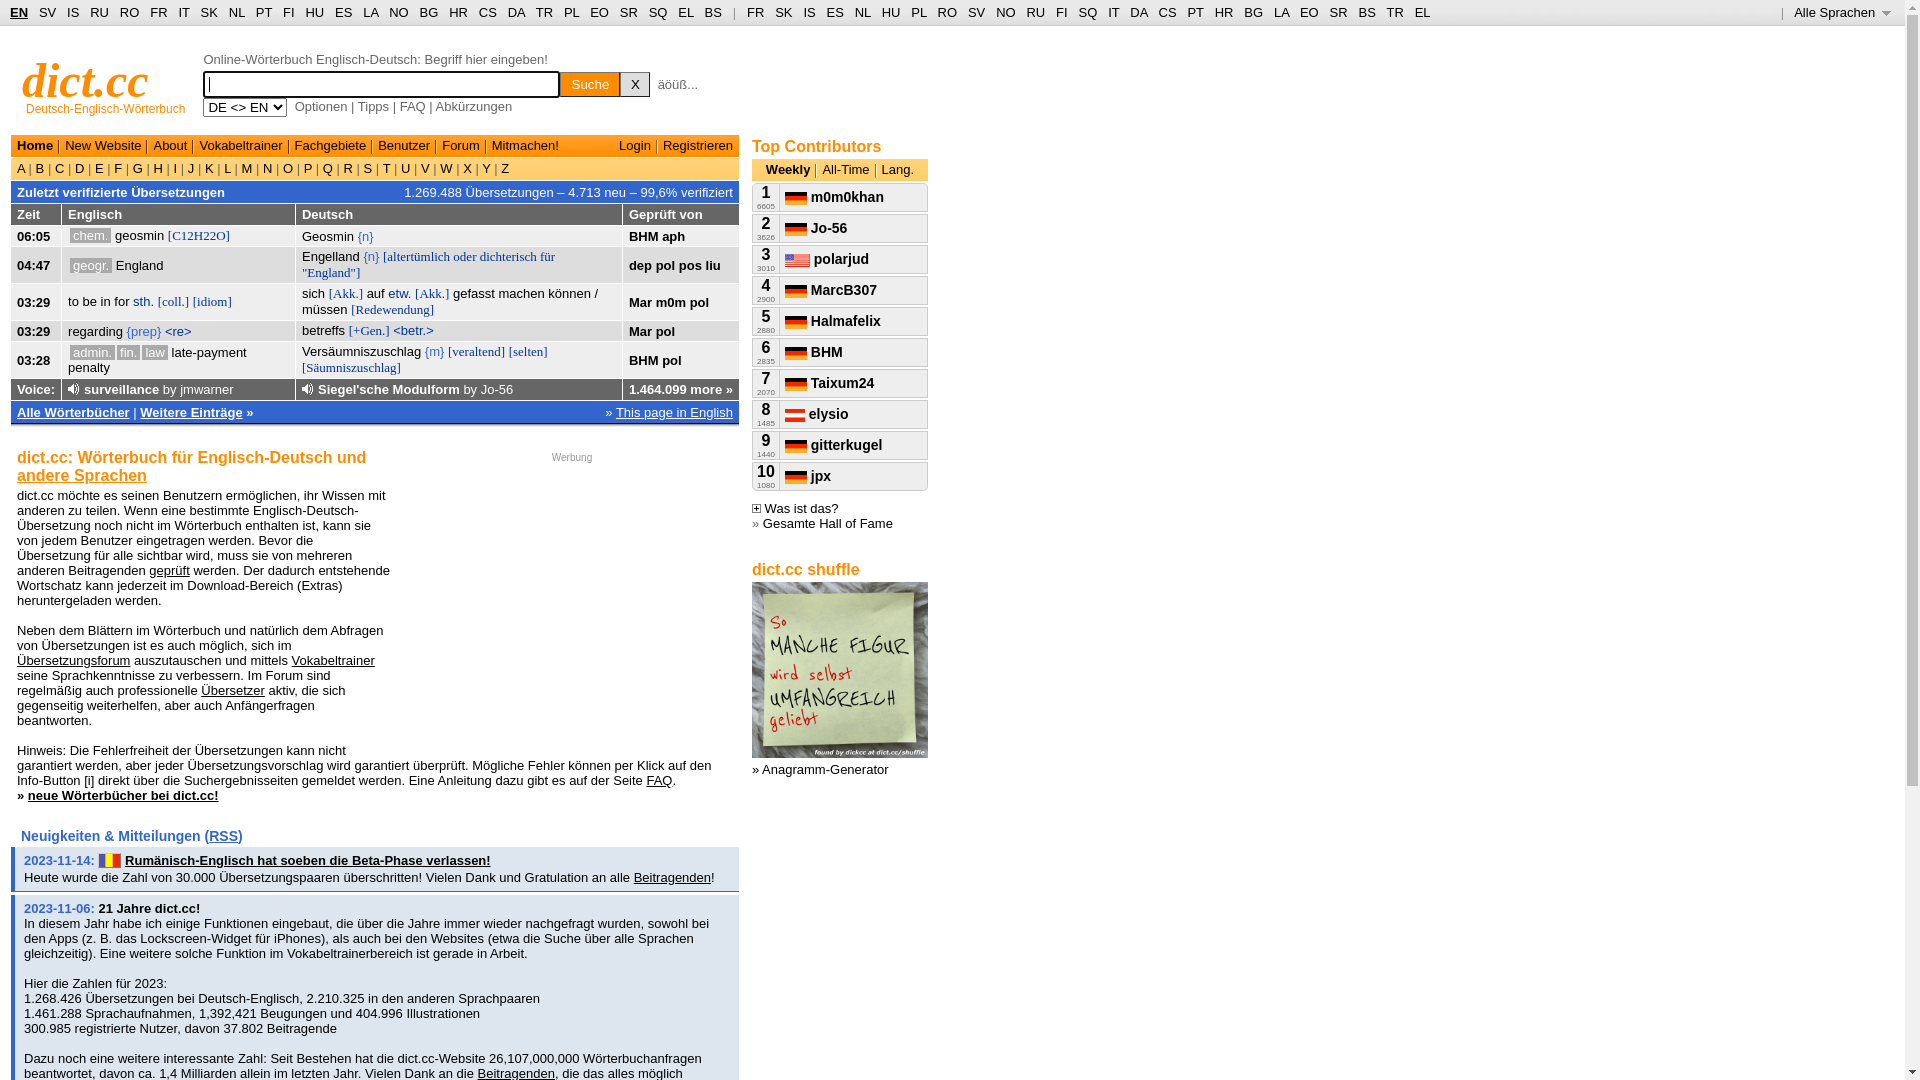  What do you see at coordinates (175, 167) in the screenshot?
I see `'I'` at bounding box center [175, 167].